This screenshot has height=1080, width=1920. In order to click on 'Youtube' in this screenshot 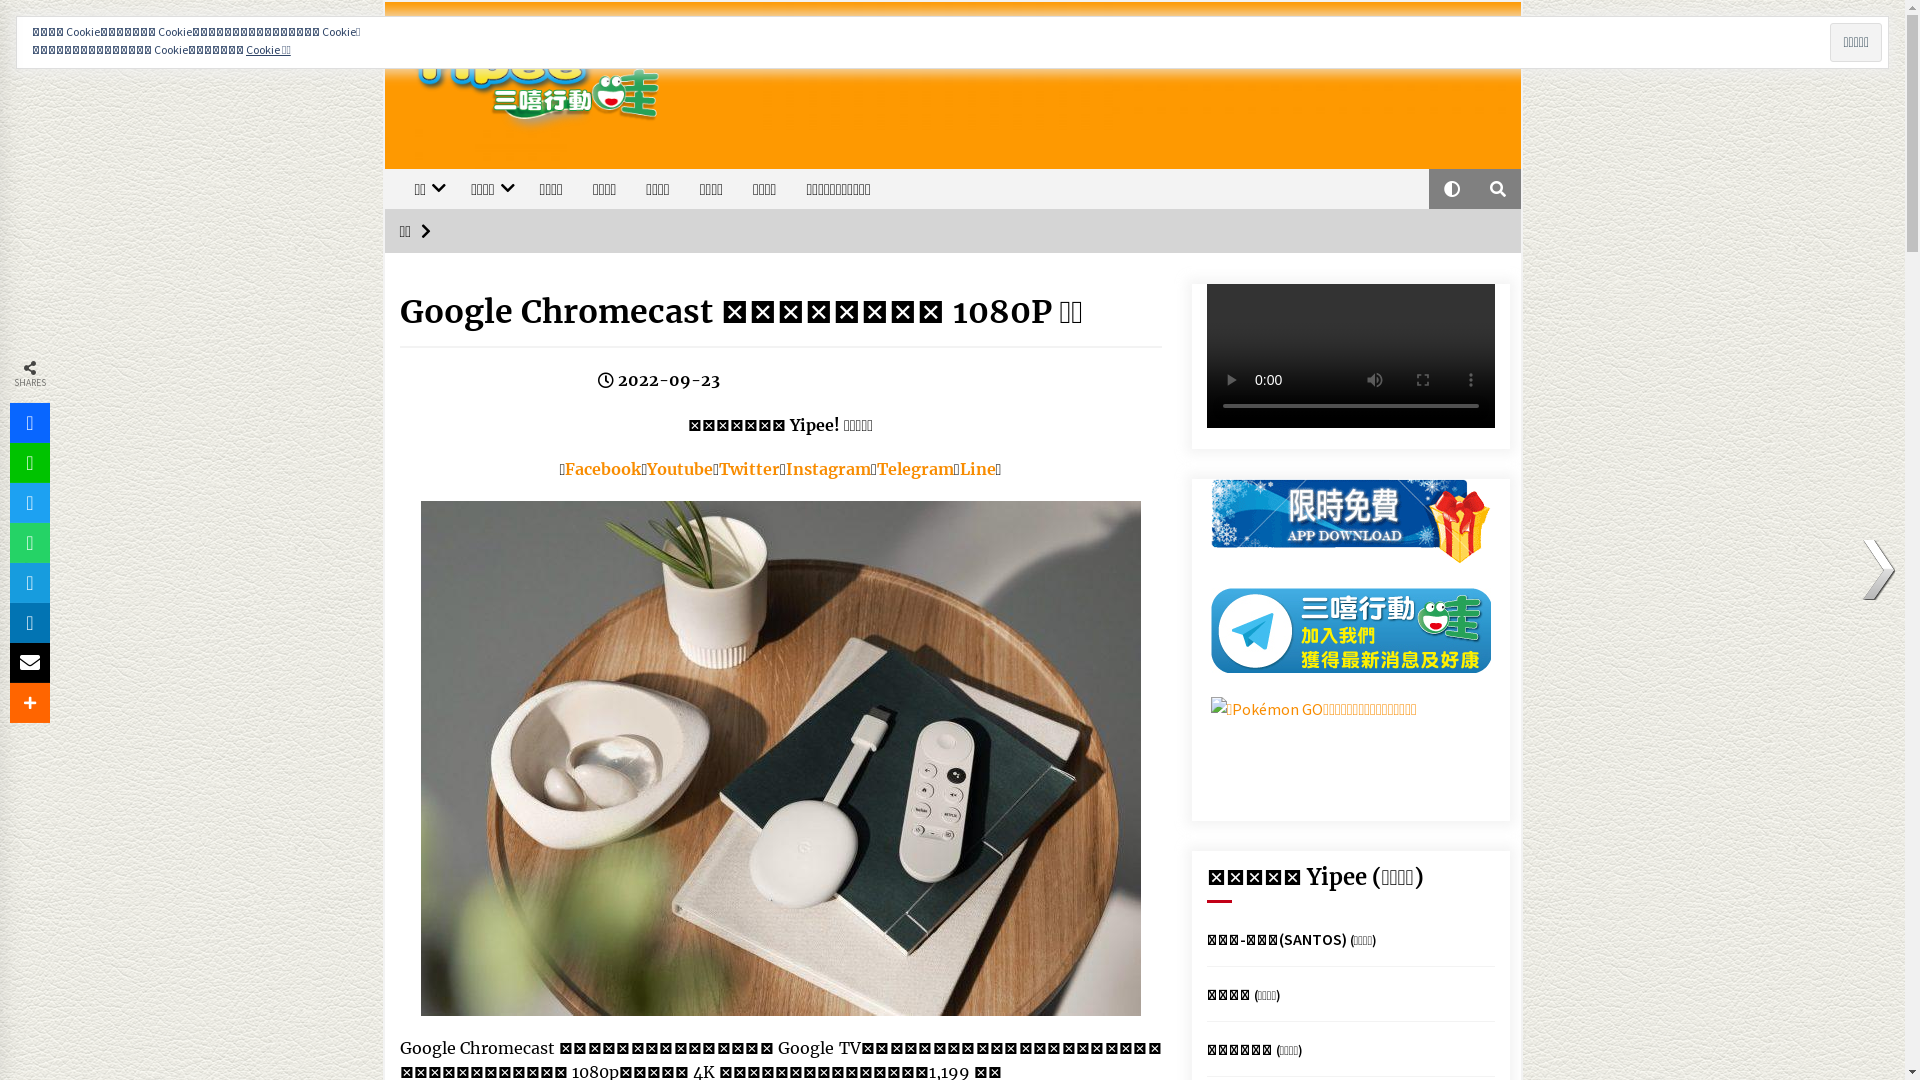, I will do `click(680, 469)`.